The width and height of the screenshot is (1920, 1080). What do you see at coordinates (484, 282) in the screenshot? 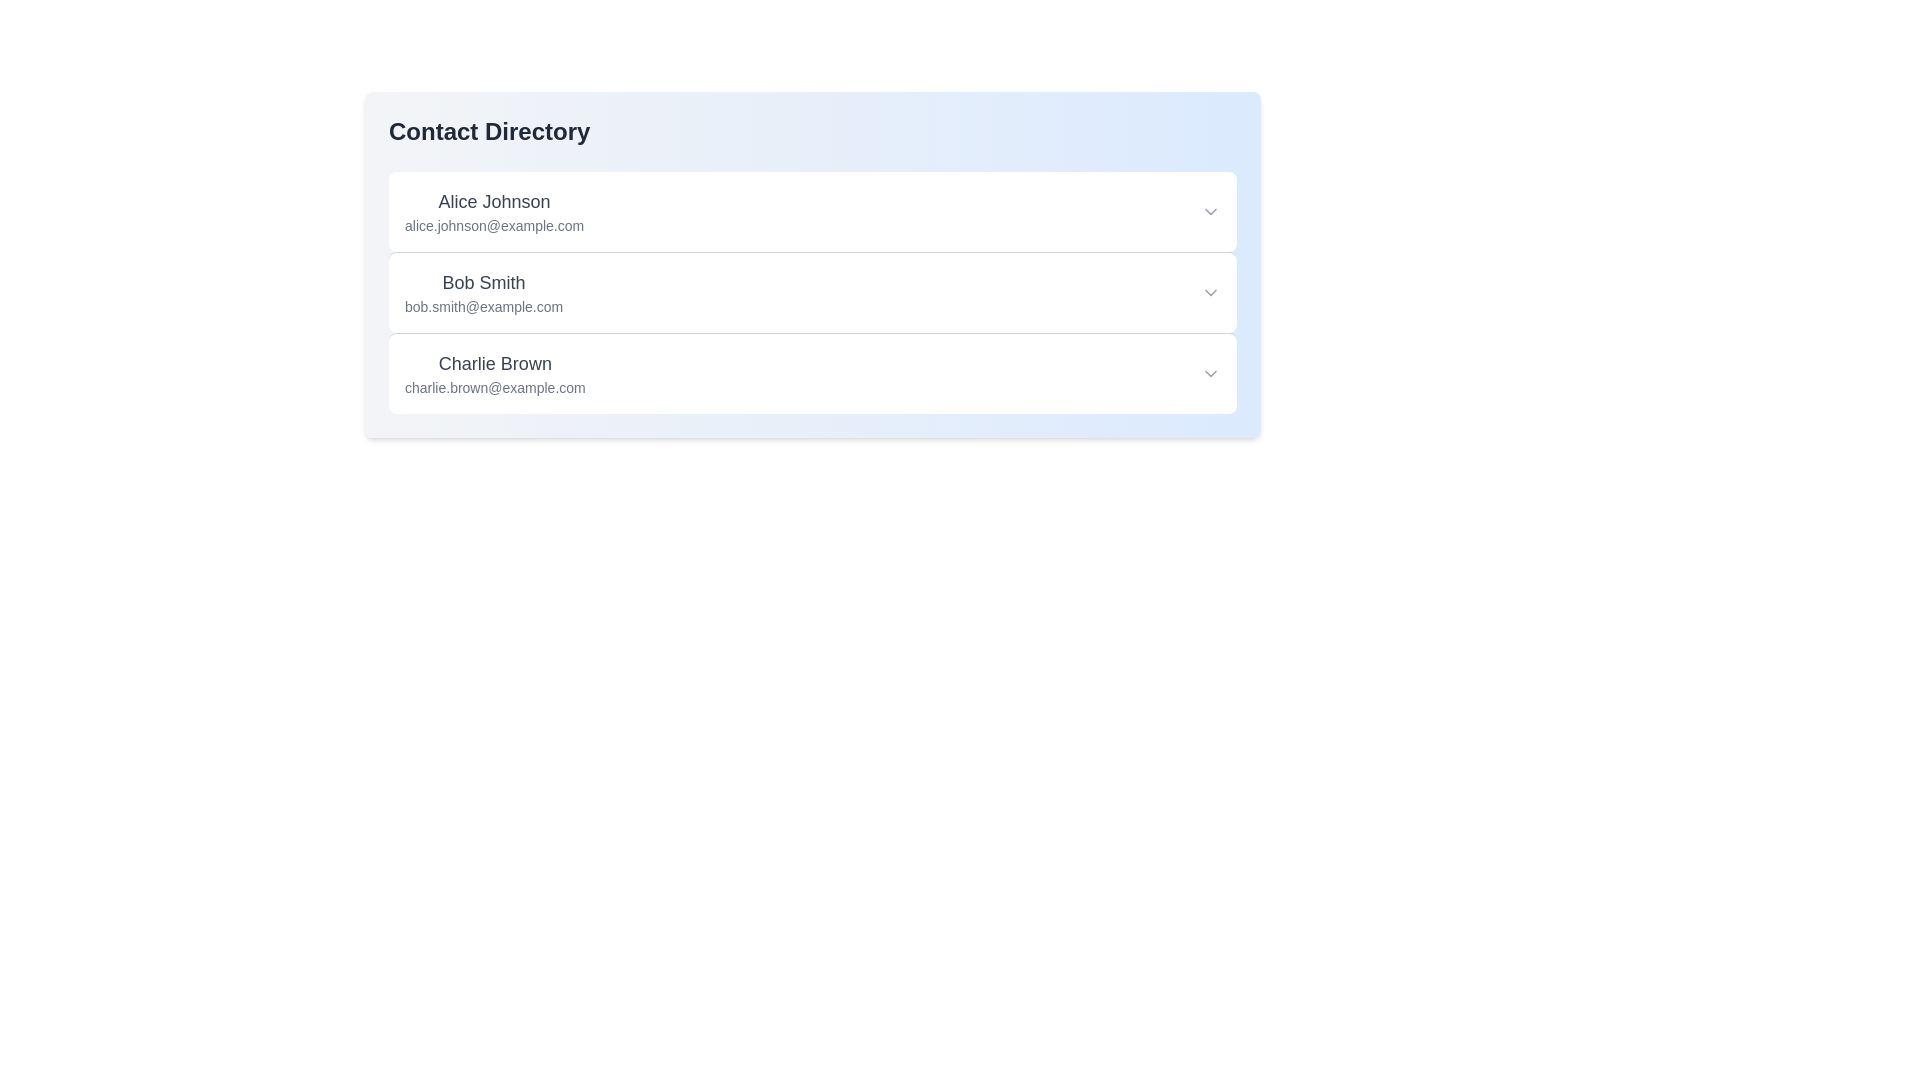
I see `the 'Bob Smith' text label, which is the main heading in the second contact card of the contact directory interface` at bounding box center [484, 282].